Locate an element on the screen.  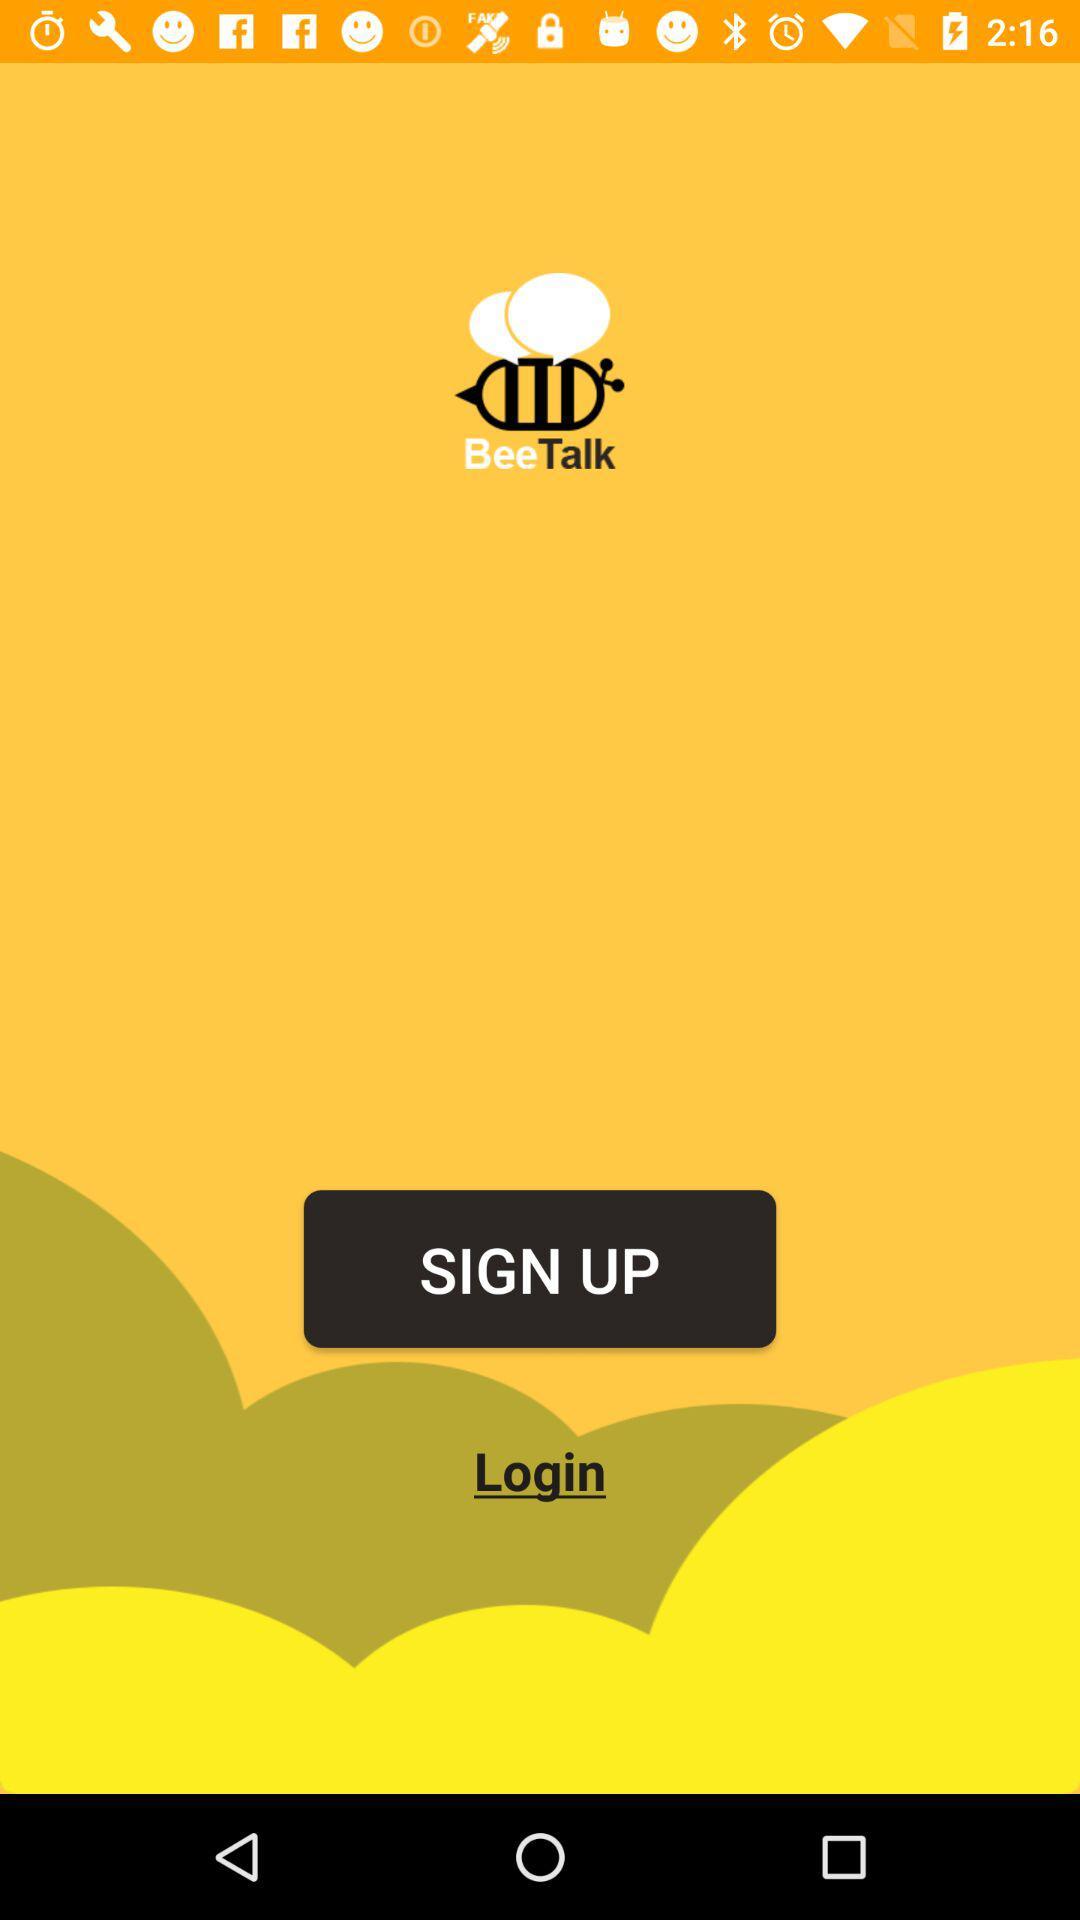
sign up icon is located at coordinates (540, 1267).